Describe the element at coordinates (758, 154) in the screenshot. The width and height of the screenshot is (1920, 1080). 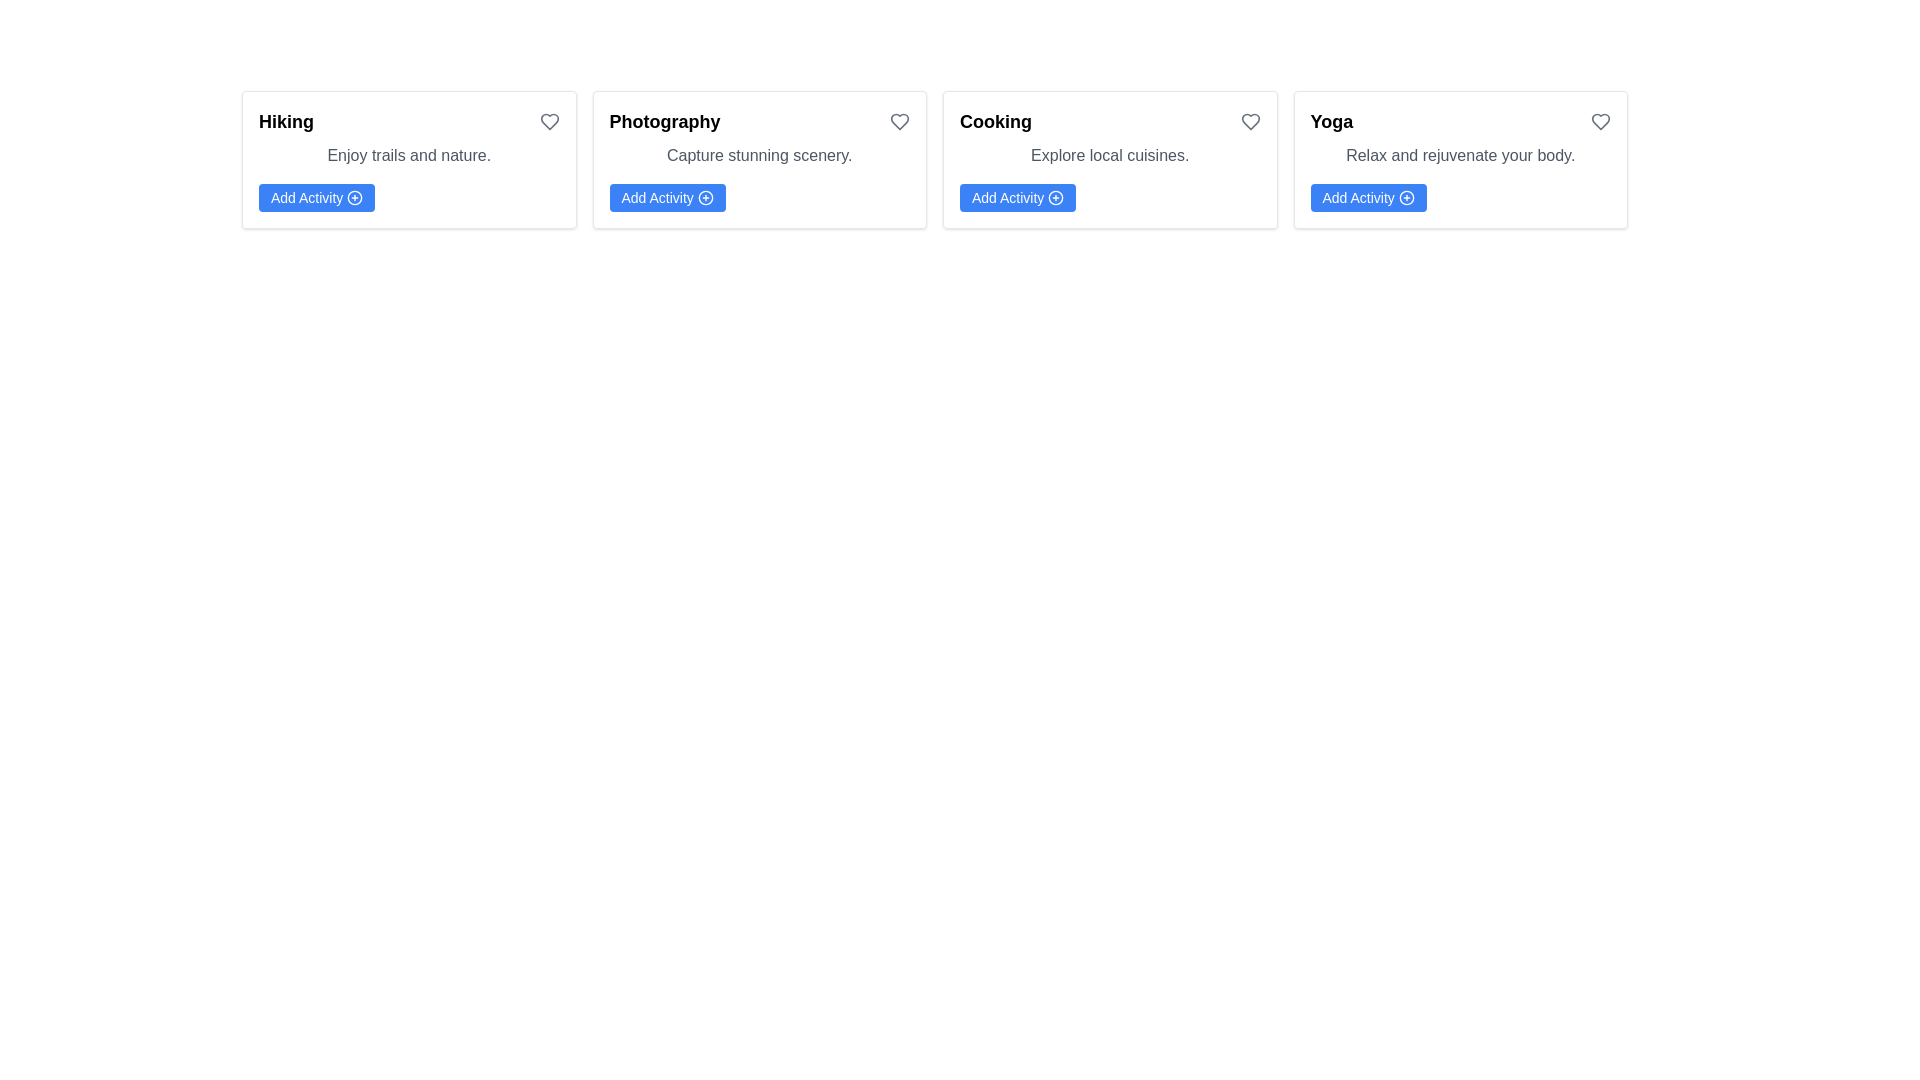
I see `the text element displaying 'Capture stunning scenery.' which is styled in gray and positioned beneath the main heading in the 'Photography' card` at that location.